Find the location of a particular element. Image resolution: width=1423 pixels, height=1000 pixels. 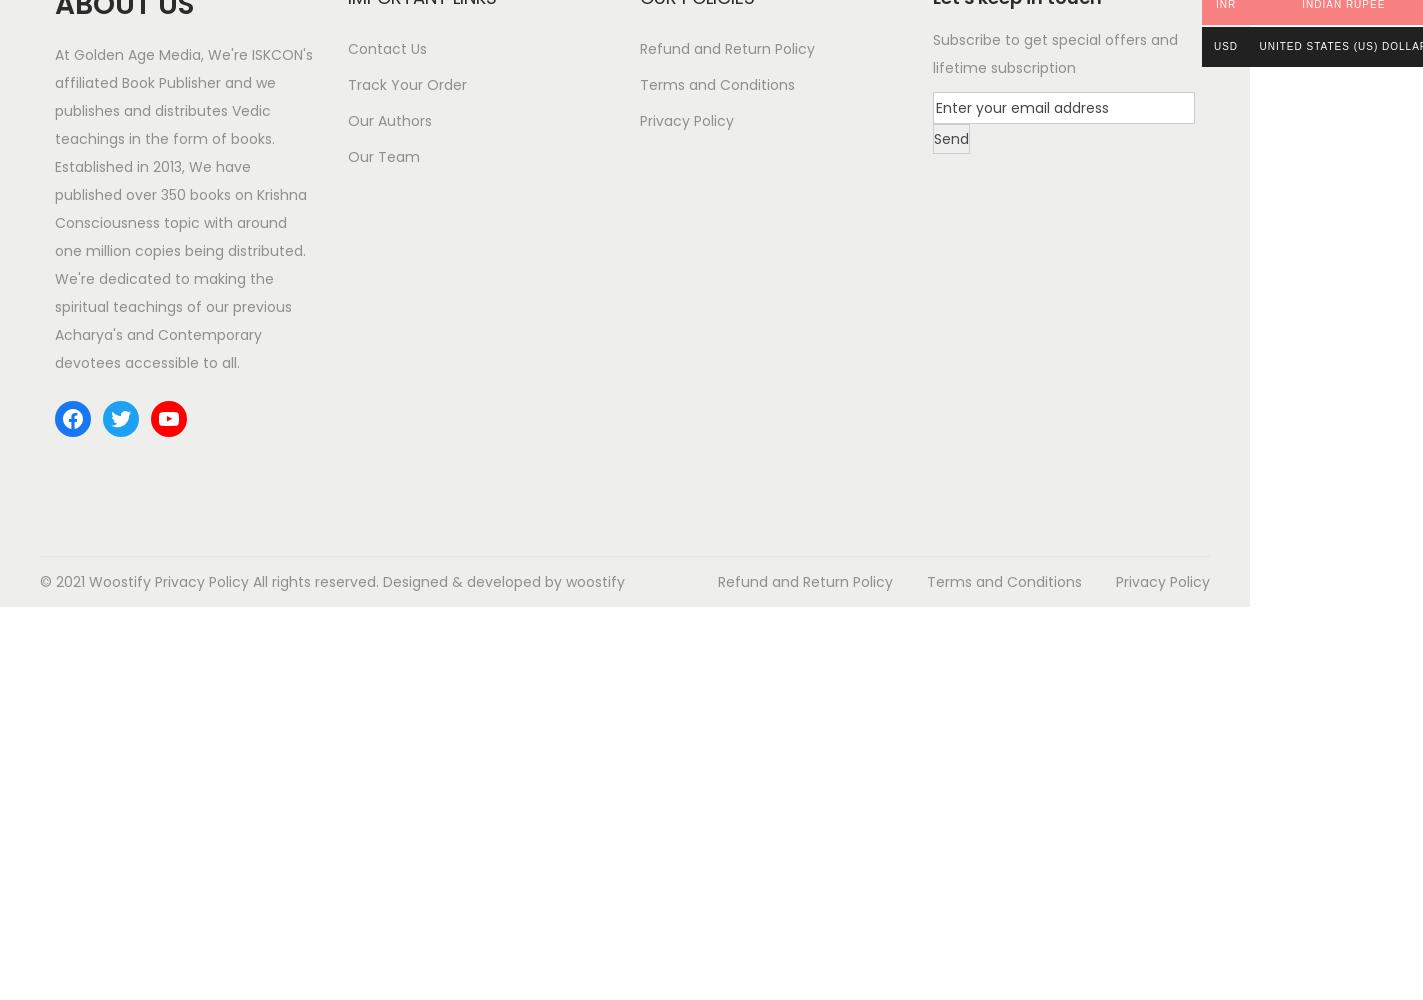

'Sarvasakshi Dasa' is located at coordinates (888, 30).